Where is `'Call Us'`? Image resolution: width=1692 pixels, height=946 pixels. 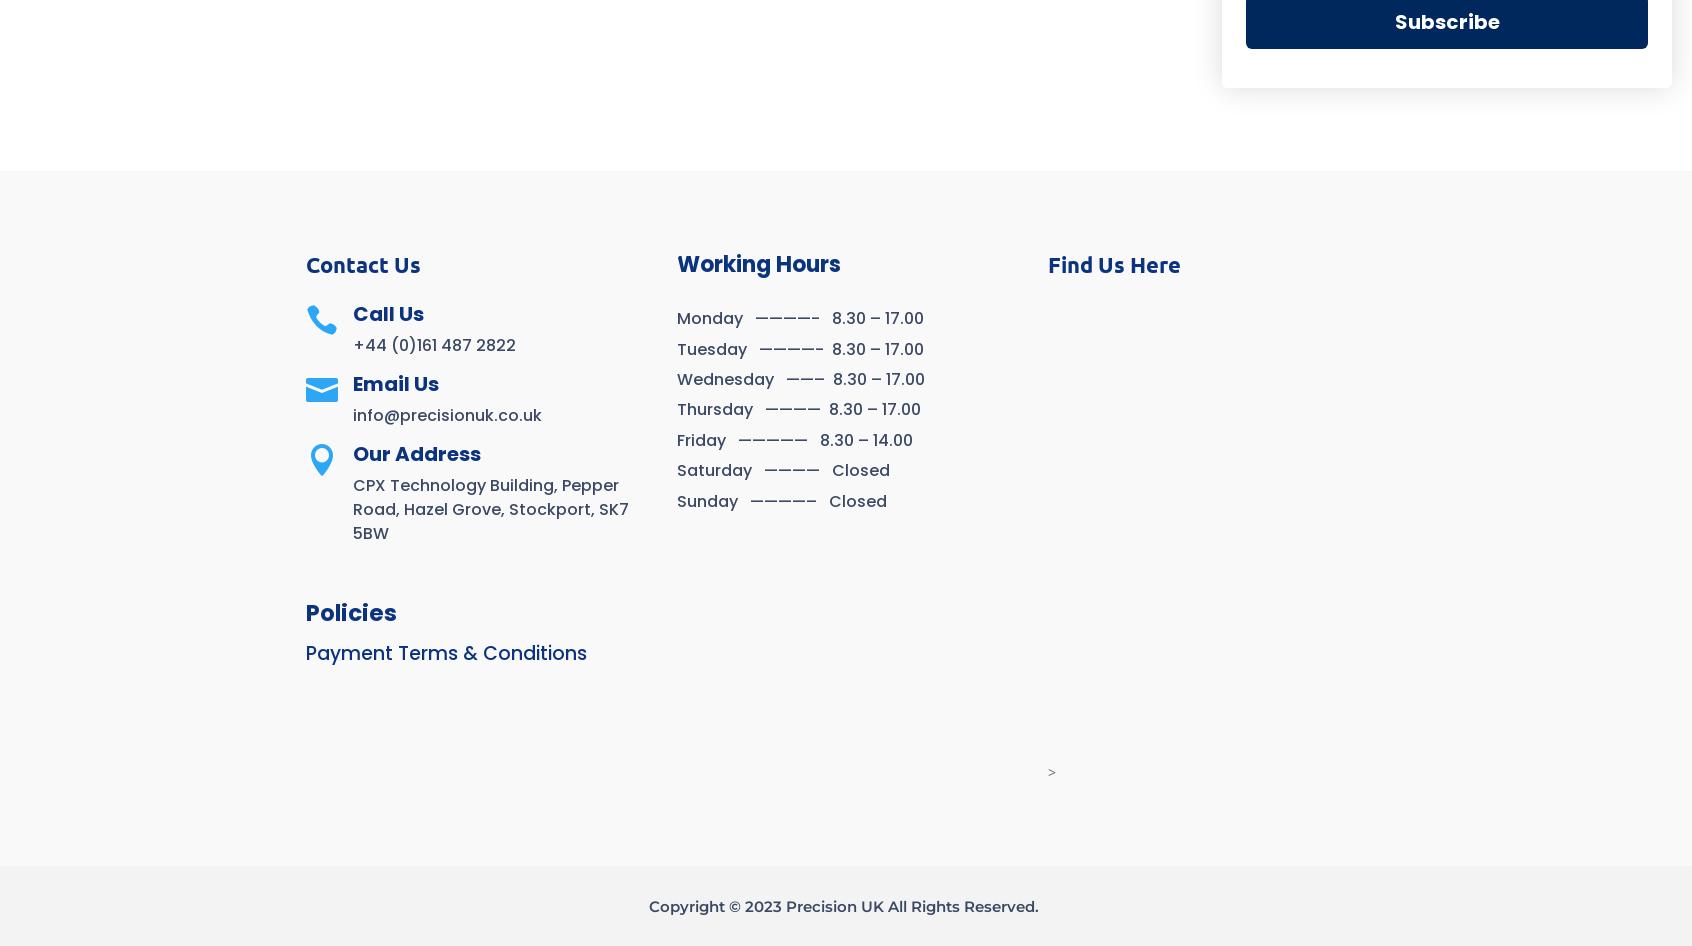
'Call Us' is located at coordinates (388, 312).